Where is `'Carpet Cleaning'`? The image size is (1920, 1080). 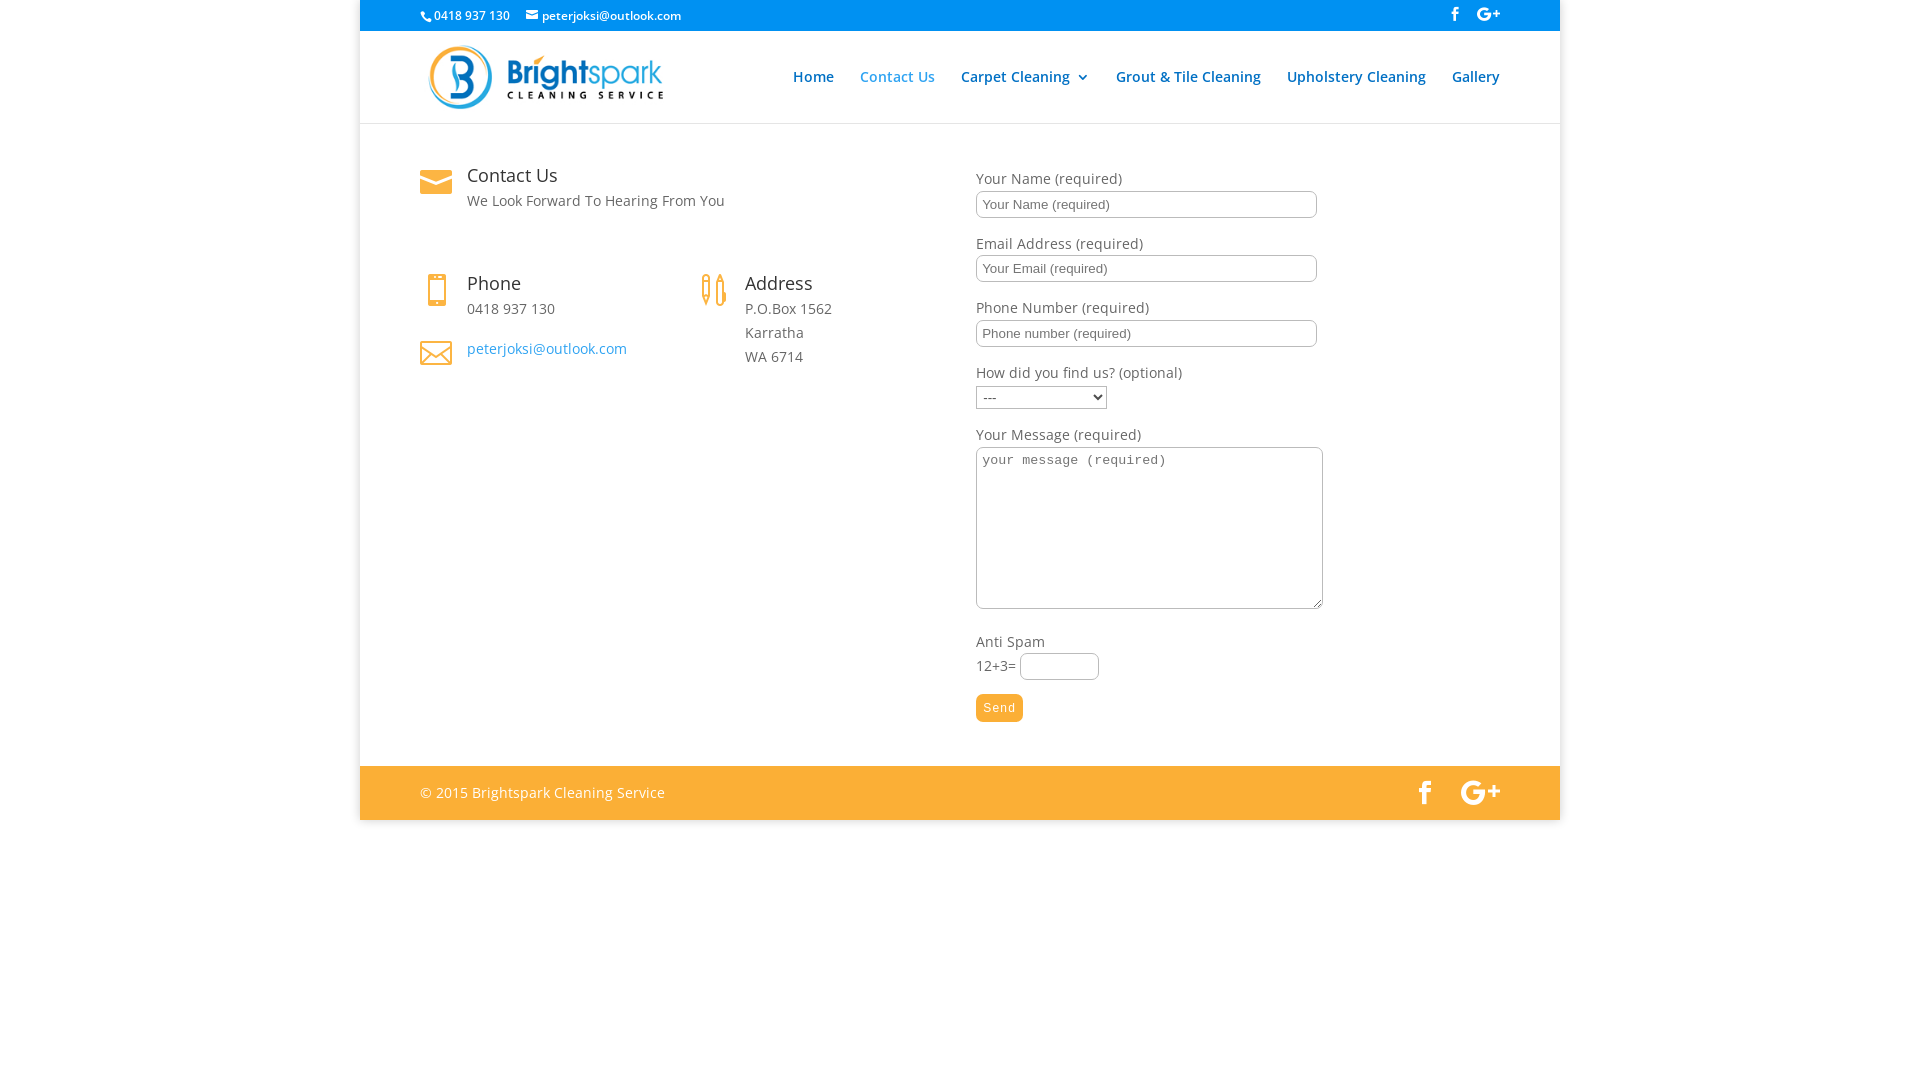
'Carpet Cleaning' is located at coordinates (1025, 96).